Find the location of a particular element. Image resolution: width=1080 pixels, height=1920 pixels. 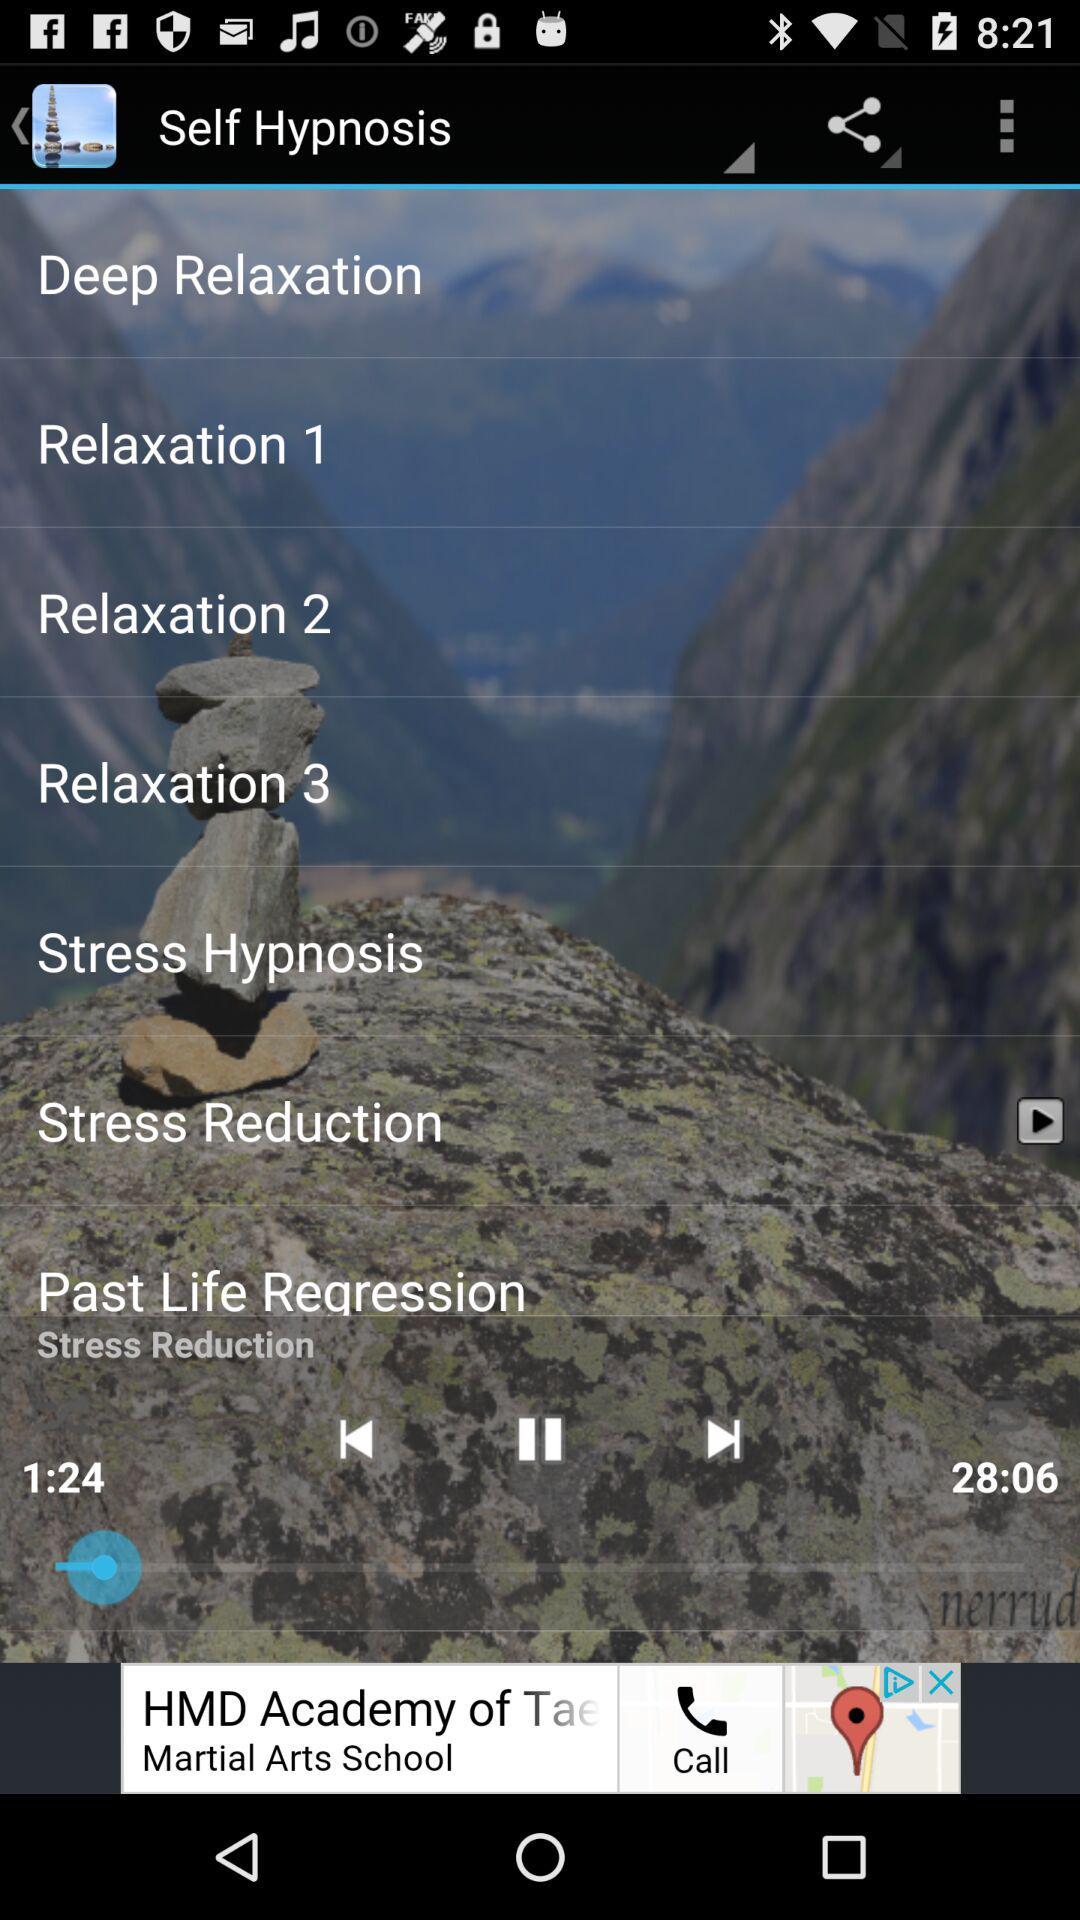

open advertisement is located at coordinates (540, 1727).